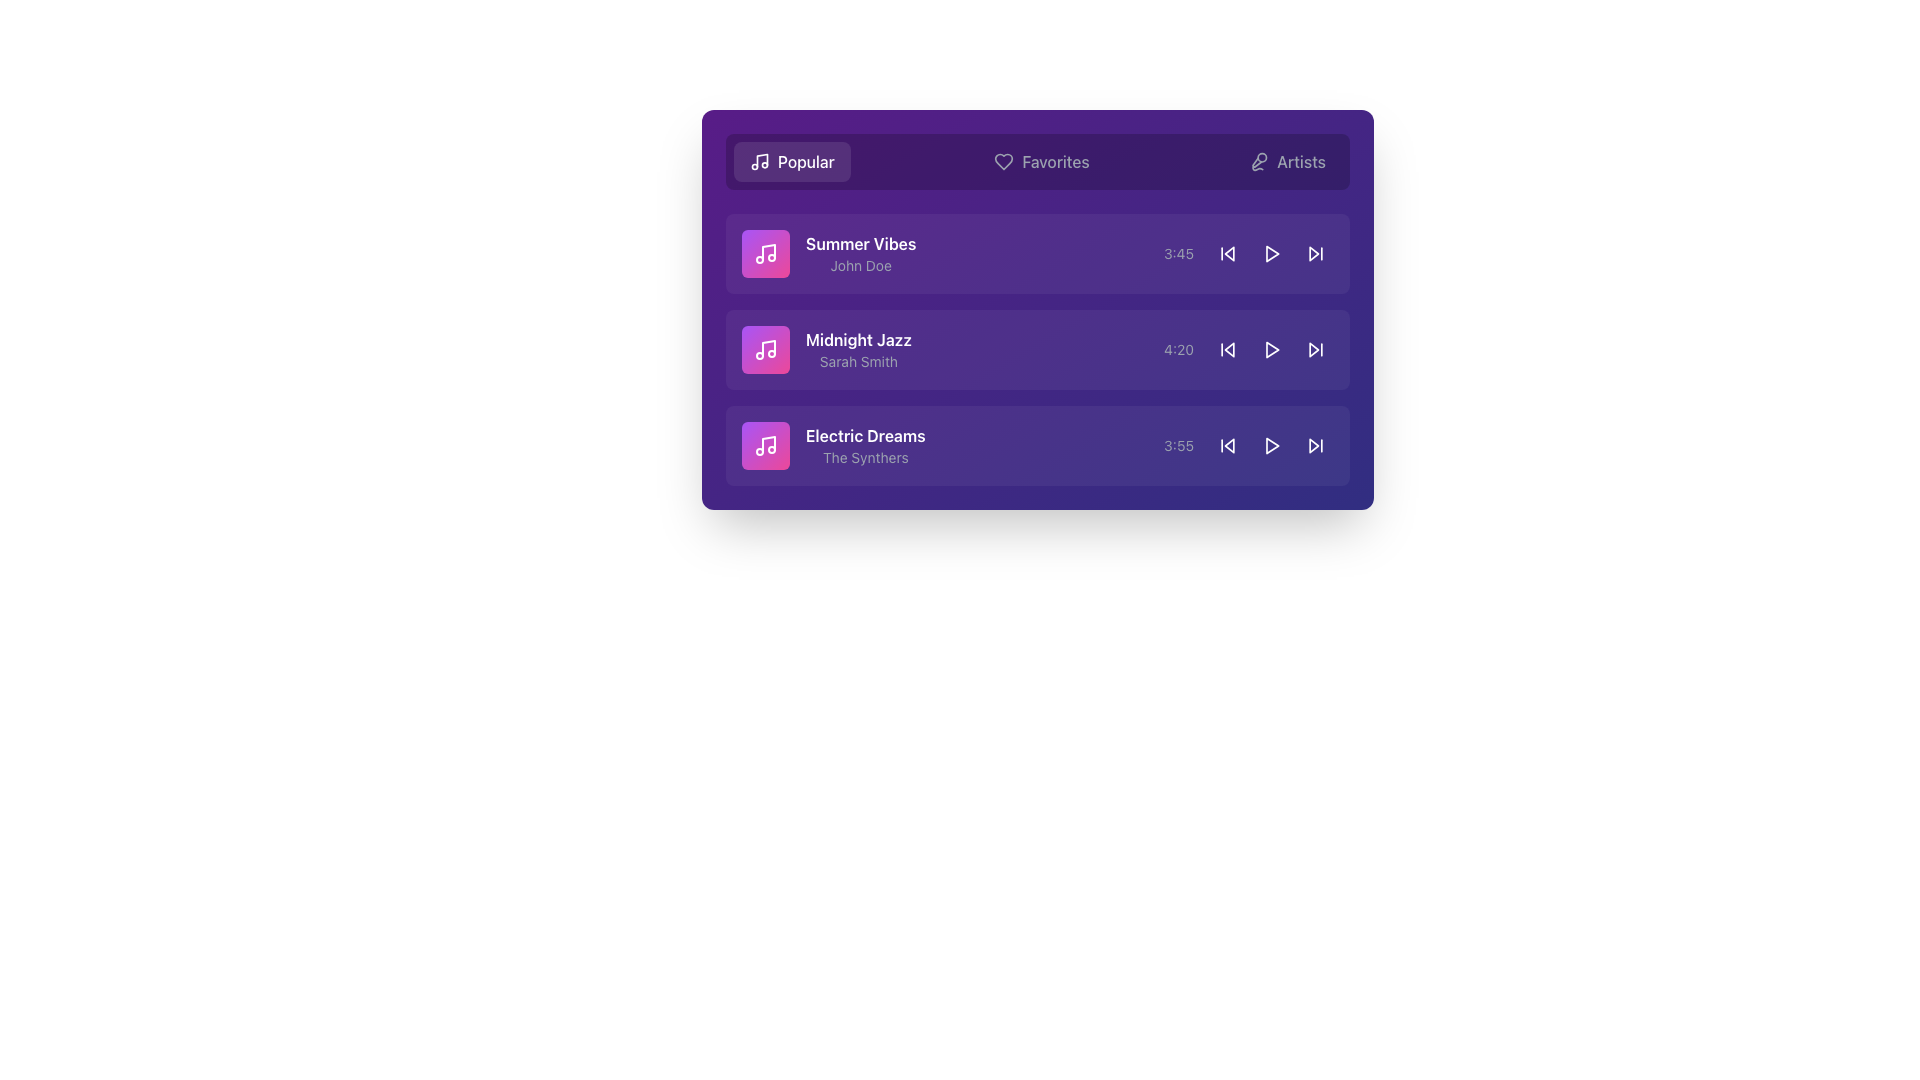 The image size is (1920, 1080). I want to click on the music track item titled 'Midnight Jazz' by 'Sarah Smith' in the second row of the 'Popular' tab, so click(1037, 349).